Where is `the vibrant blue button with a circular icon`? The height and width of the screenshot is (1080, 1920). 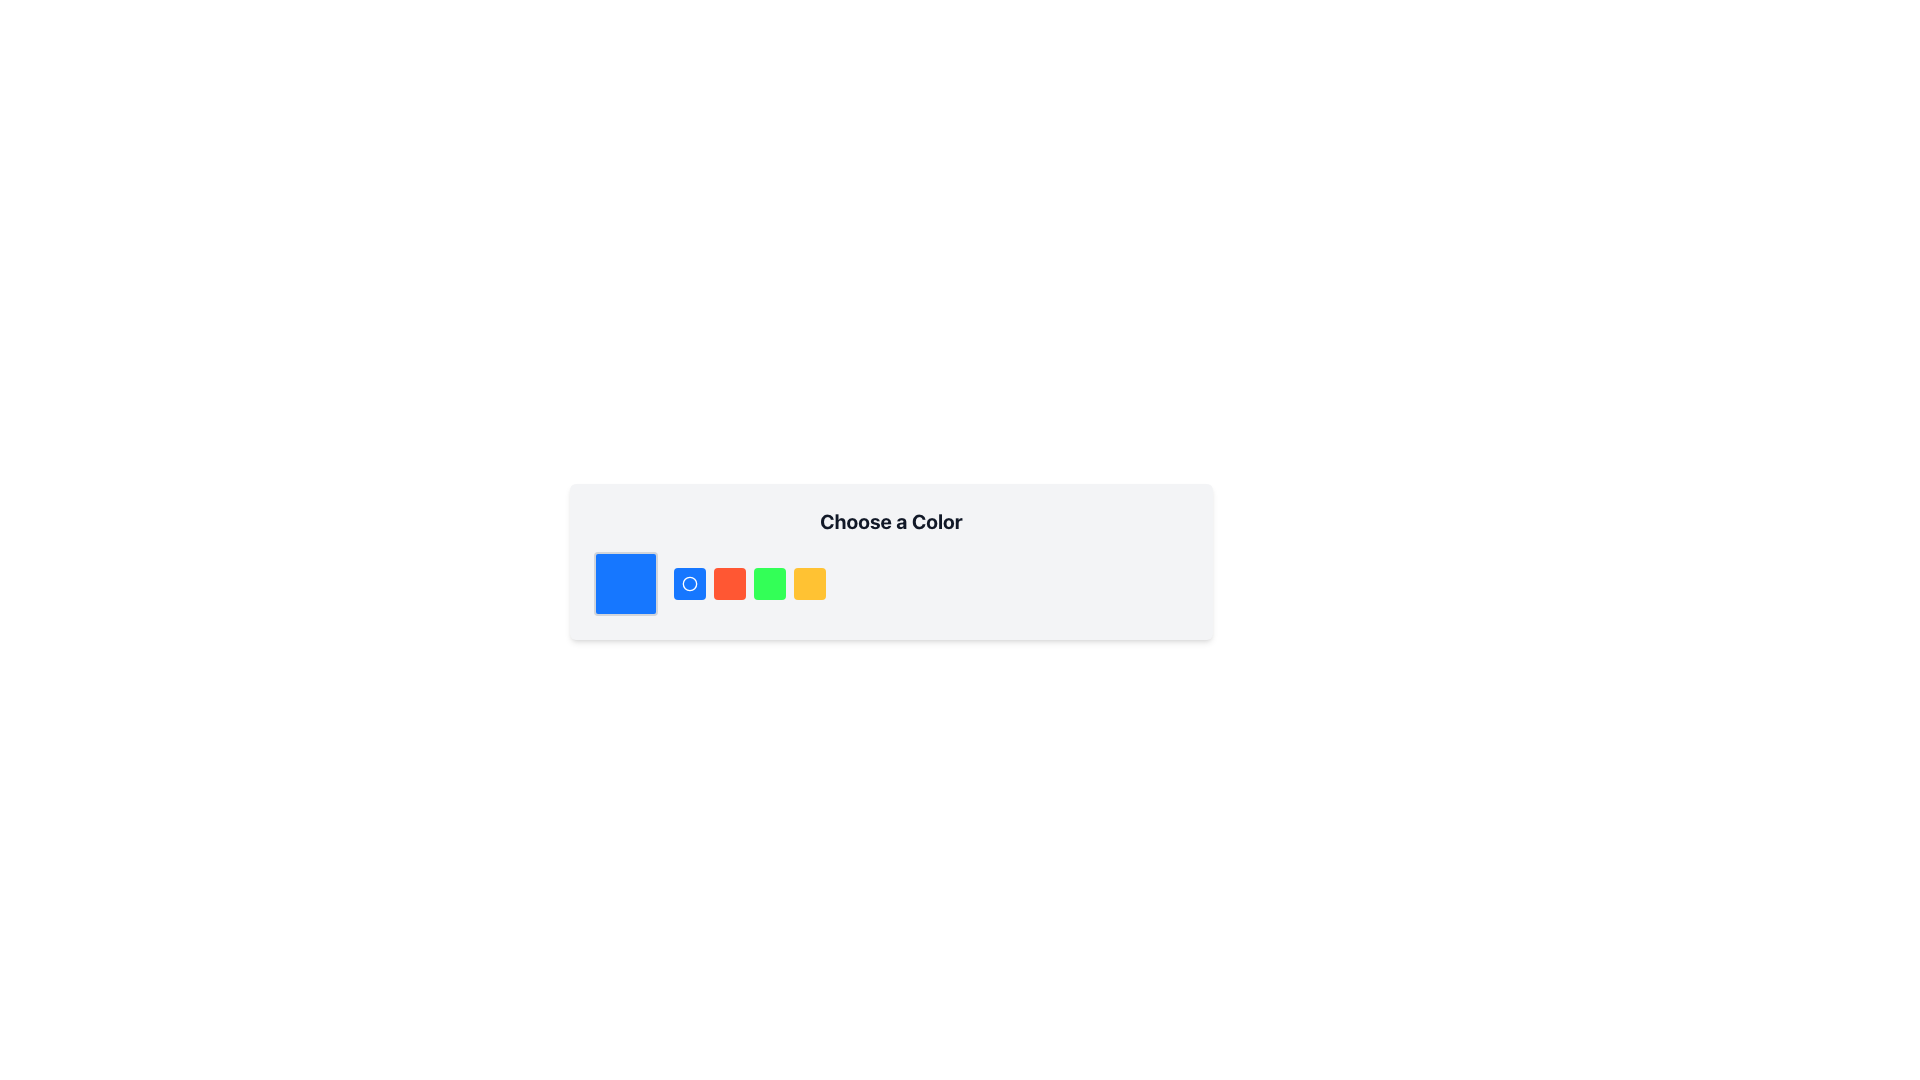
the vibrant blue button with a circular icon is located at coordinates (690, 583).